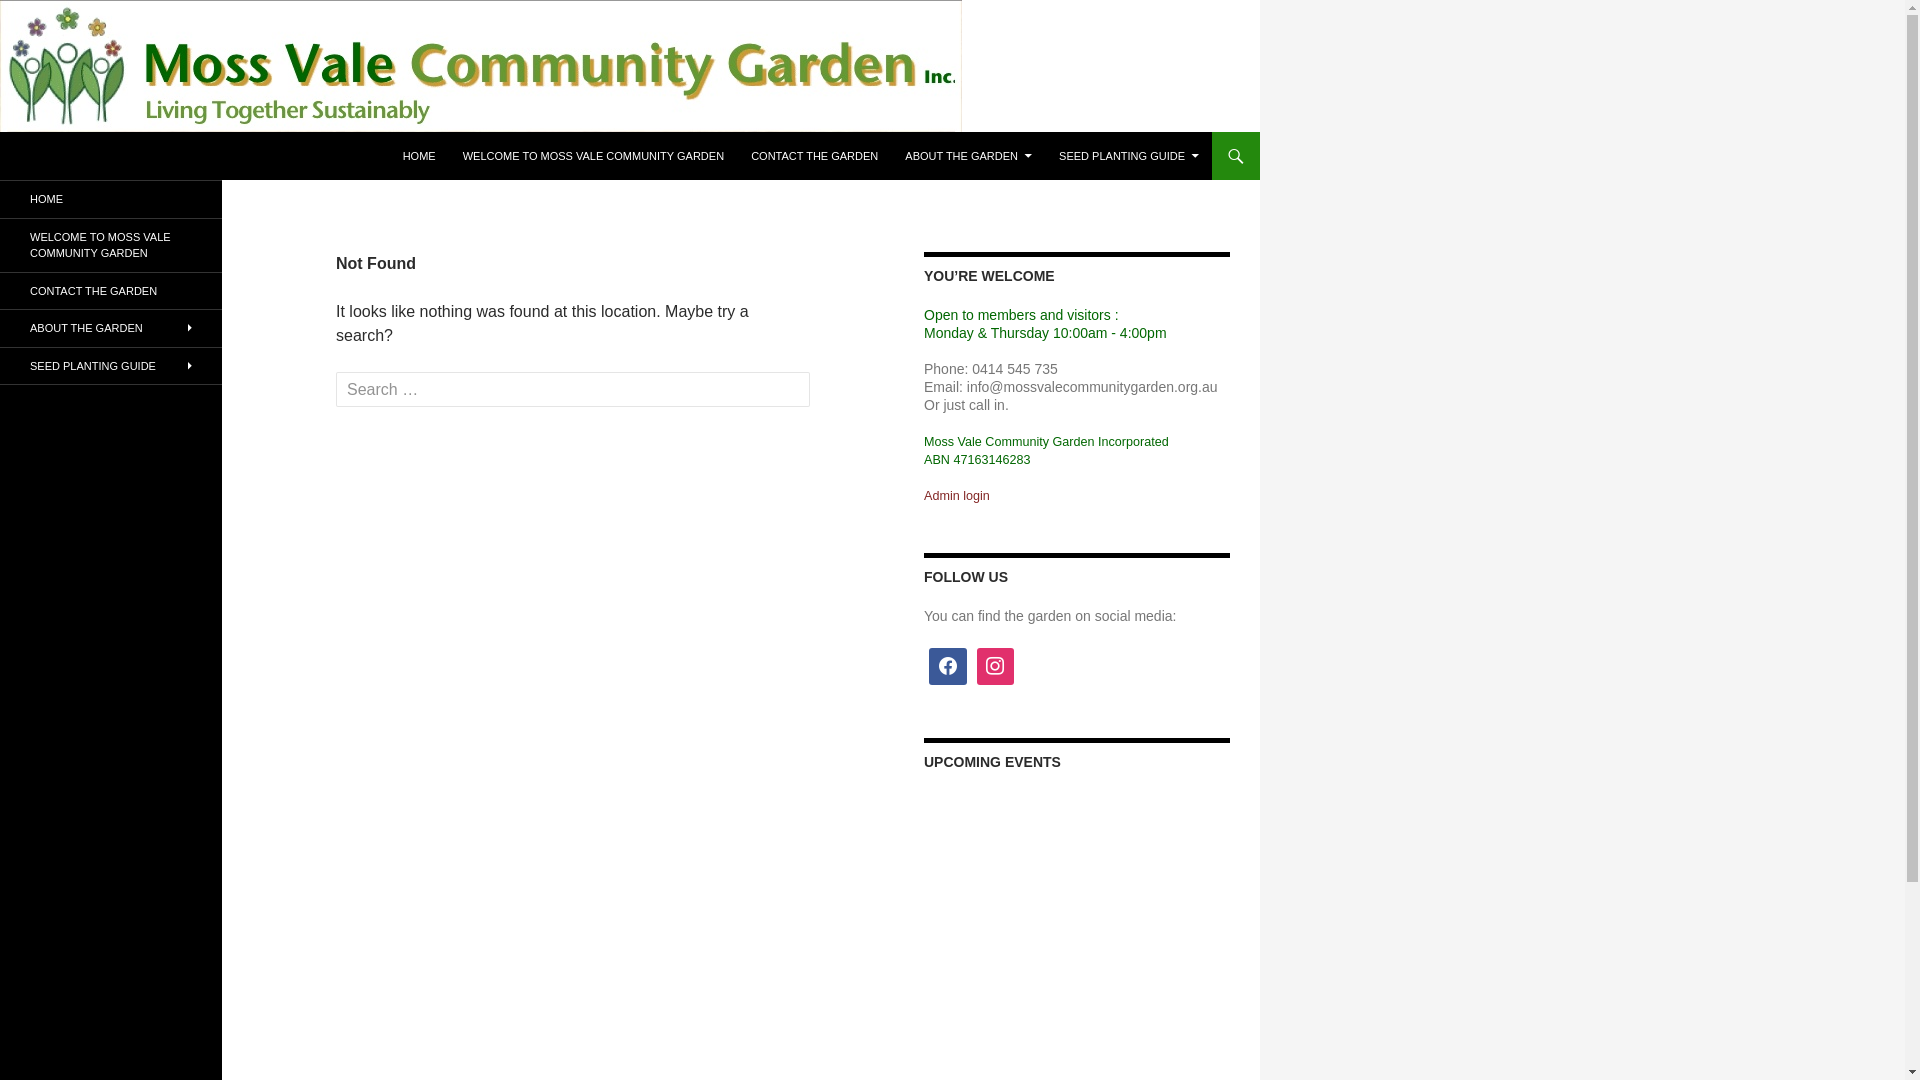  Describe the element at coordinates (401, 131) in the screenshot. I see `'SKIP TO CONTENT'` at that location.